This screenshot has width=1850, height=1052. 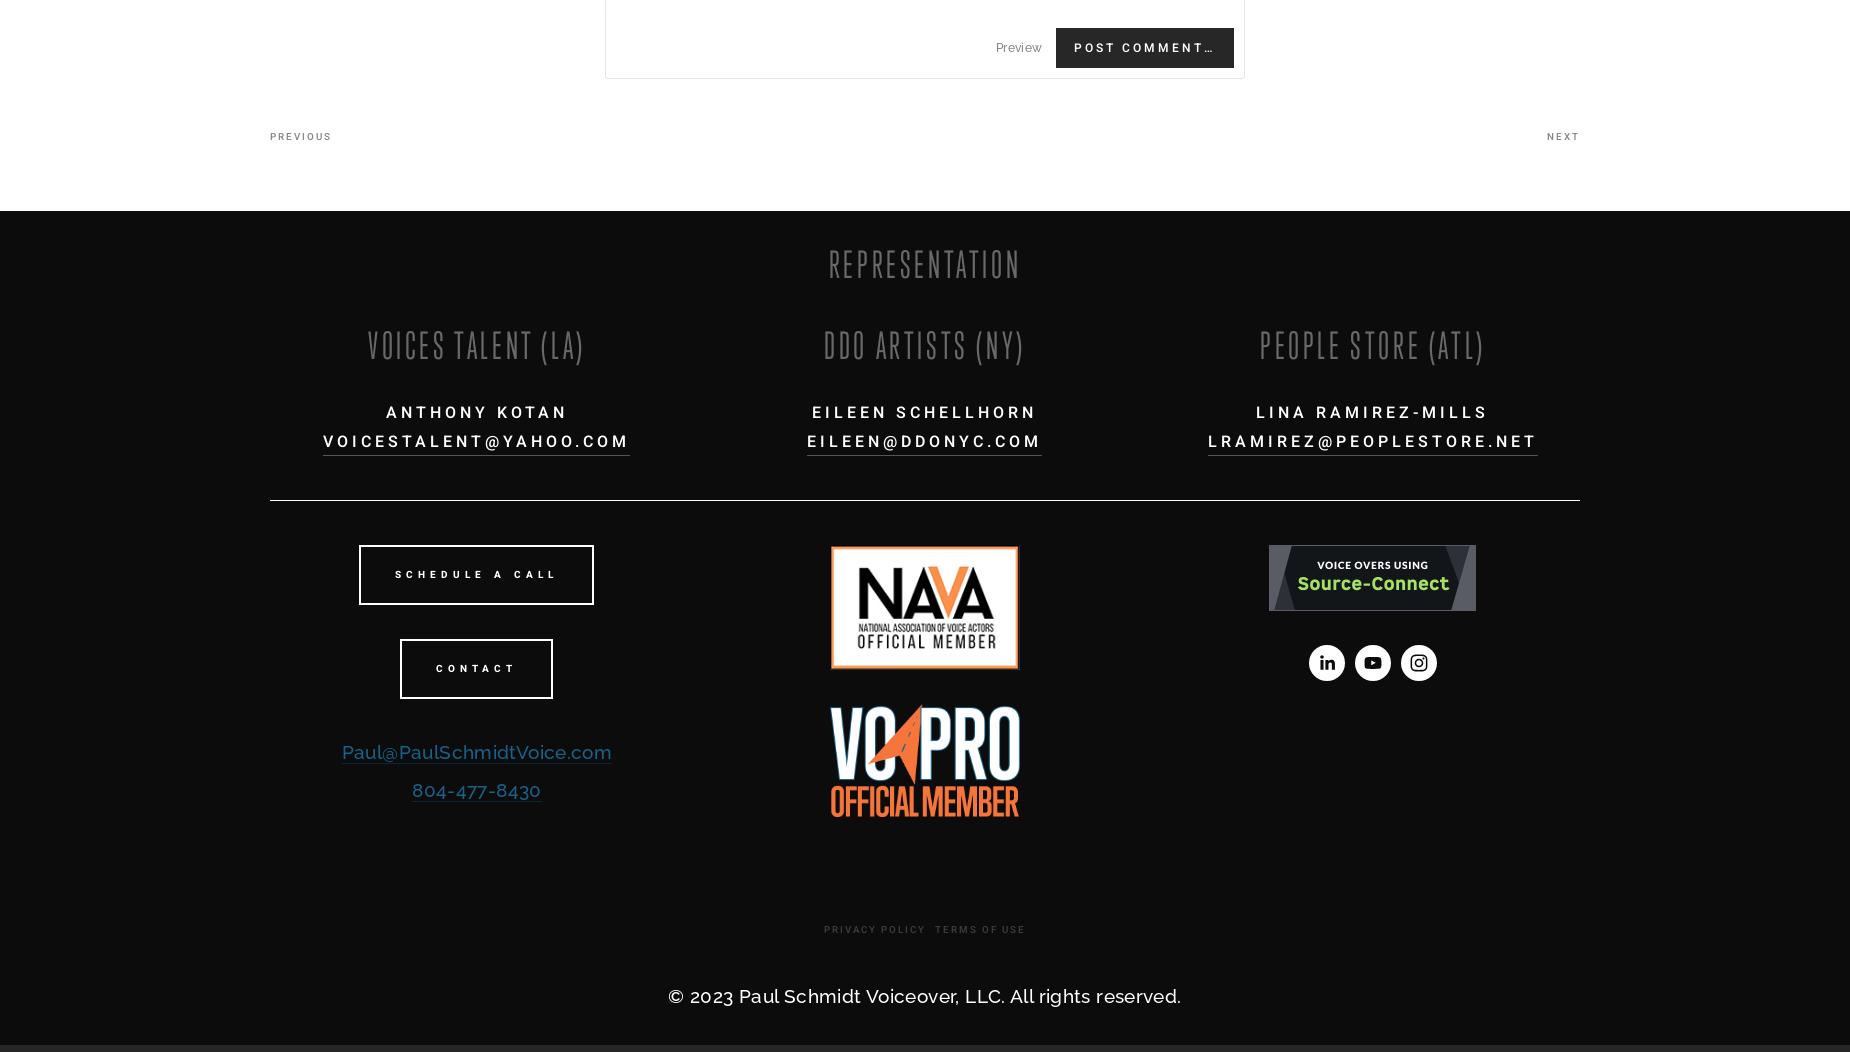 I want to click on 'CONTACT', so click(x=476, y=667).